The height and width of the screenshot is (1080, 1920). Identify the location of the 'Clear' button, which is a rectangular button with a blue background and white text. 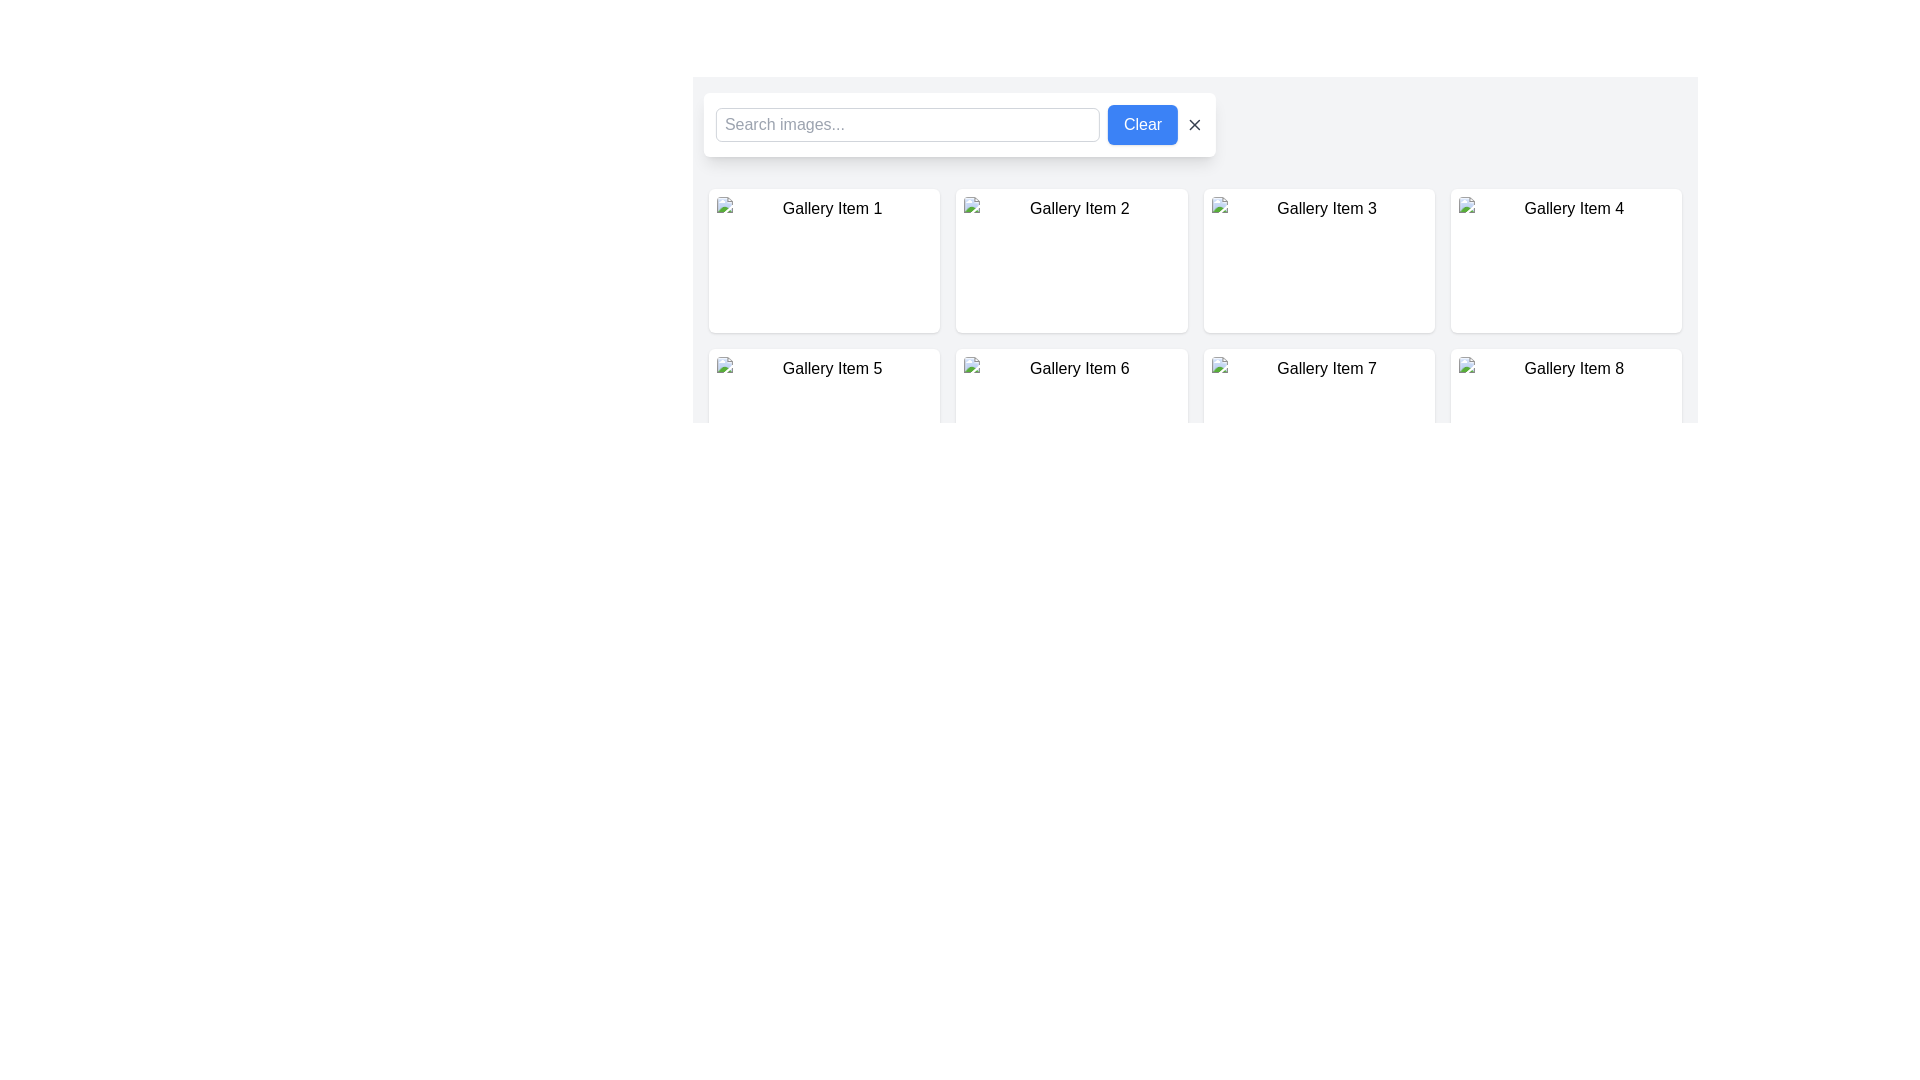
(1142, 124).